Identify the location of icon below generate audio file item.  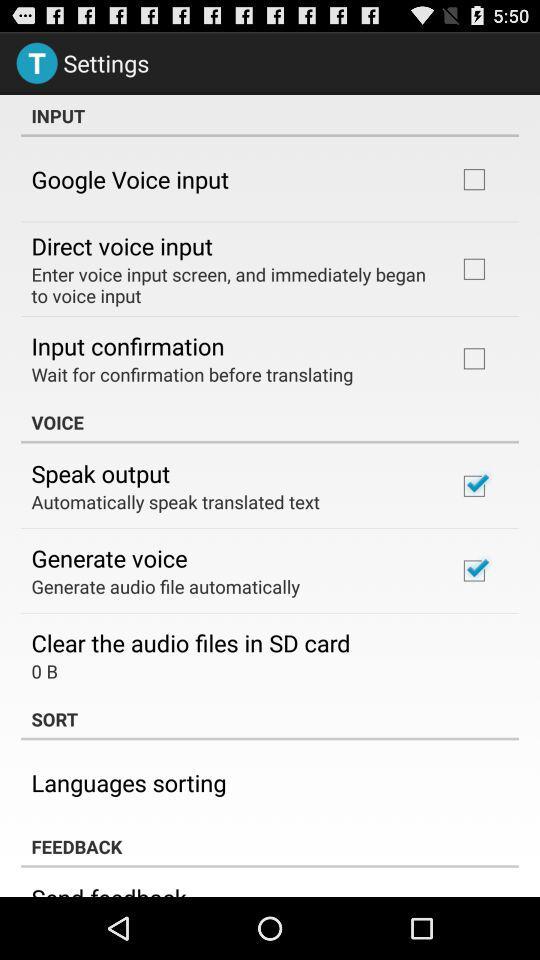
(191, 641).